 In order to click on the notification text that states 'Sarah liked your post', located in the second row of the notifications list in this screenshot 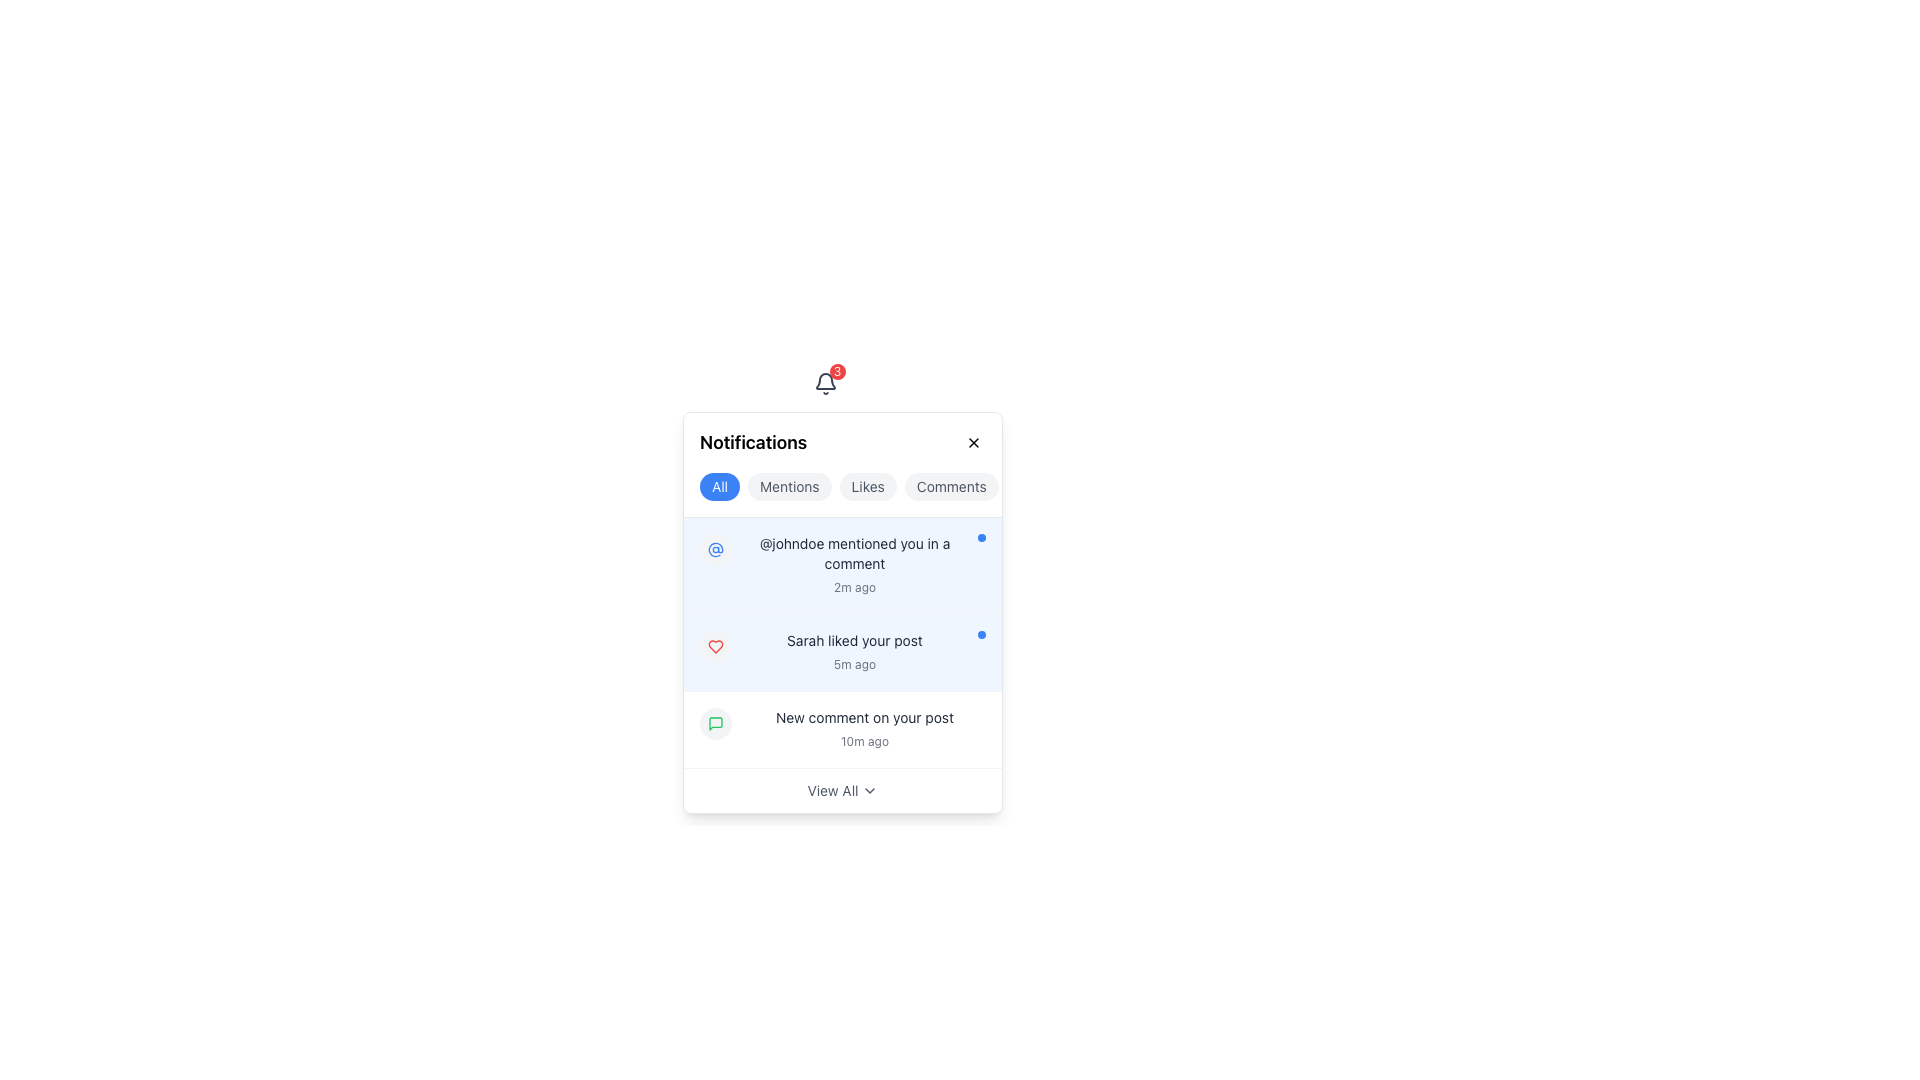, I will do `click(854, 640)`.